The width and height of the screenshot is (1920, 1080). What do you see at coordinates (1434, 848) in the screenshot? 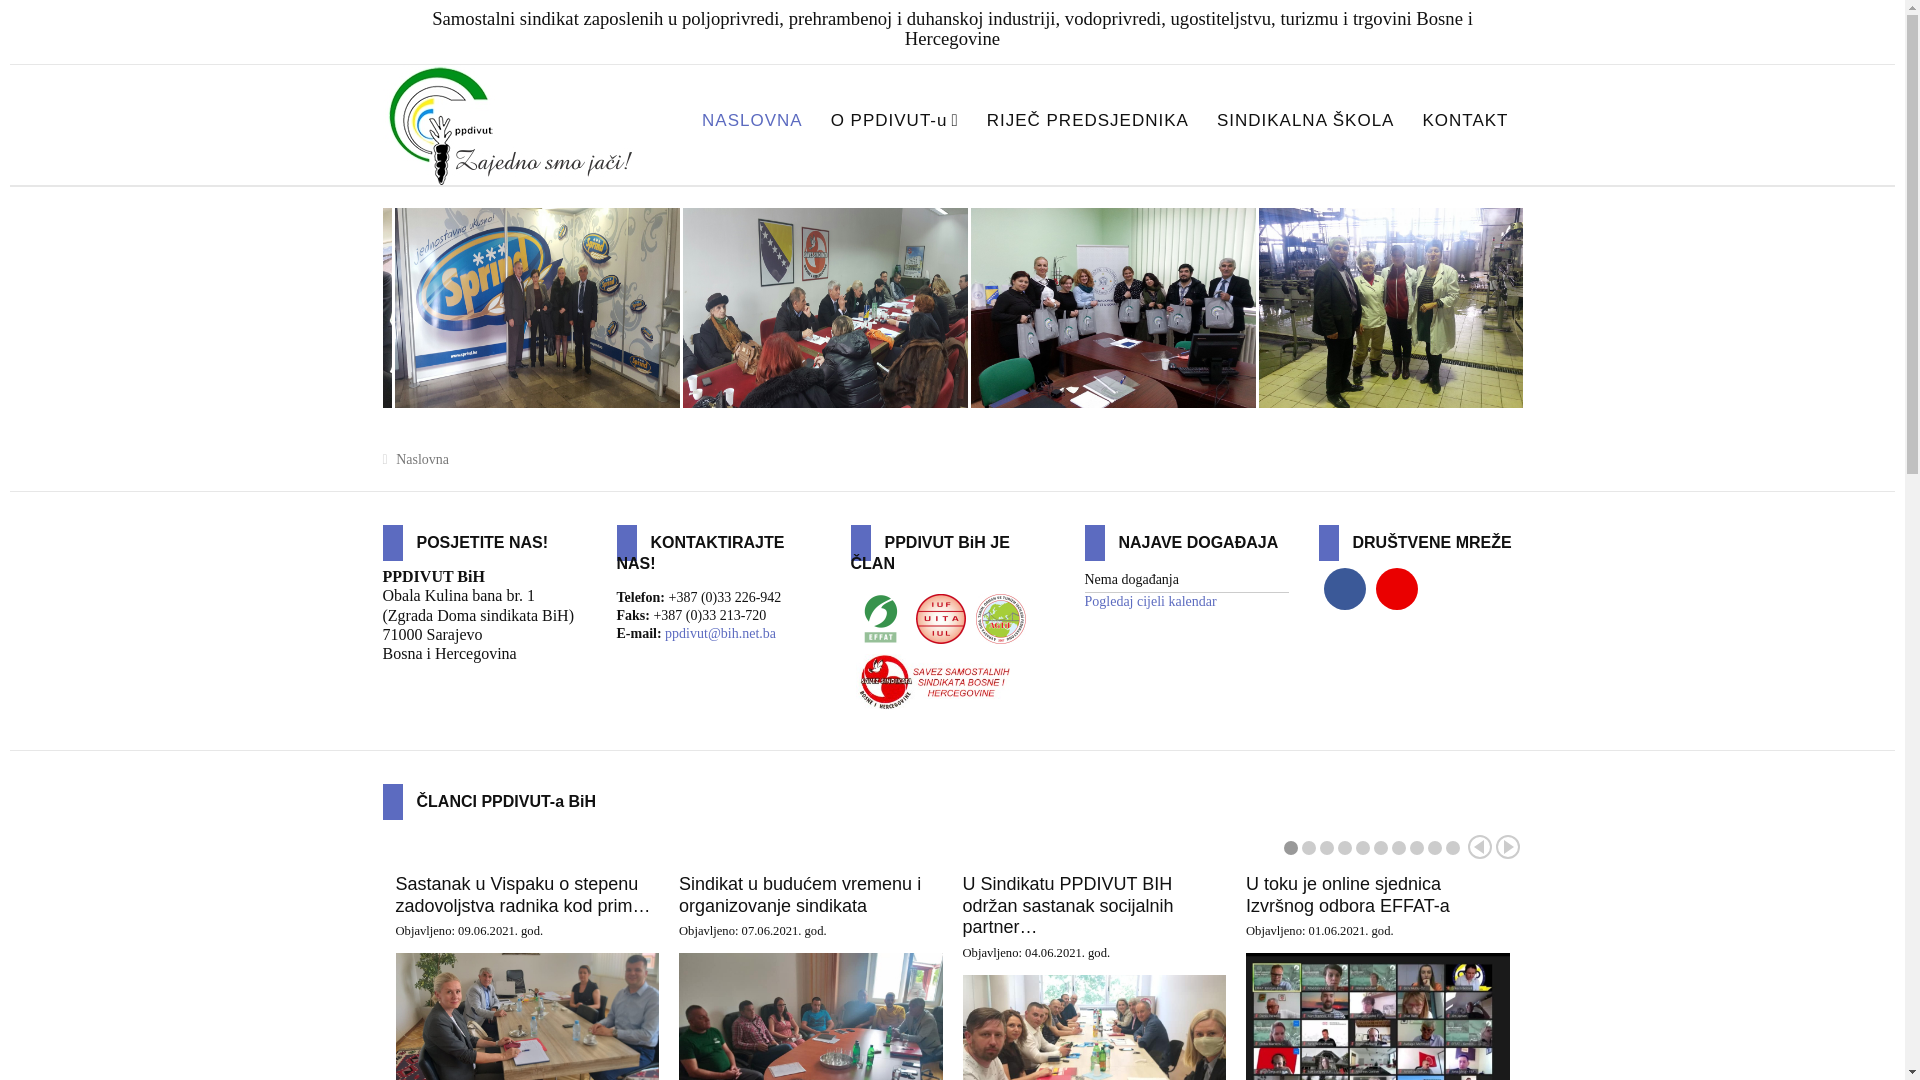
I see `'9'` at bounding box center [1434, 848].